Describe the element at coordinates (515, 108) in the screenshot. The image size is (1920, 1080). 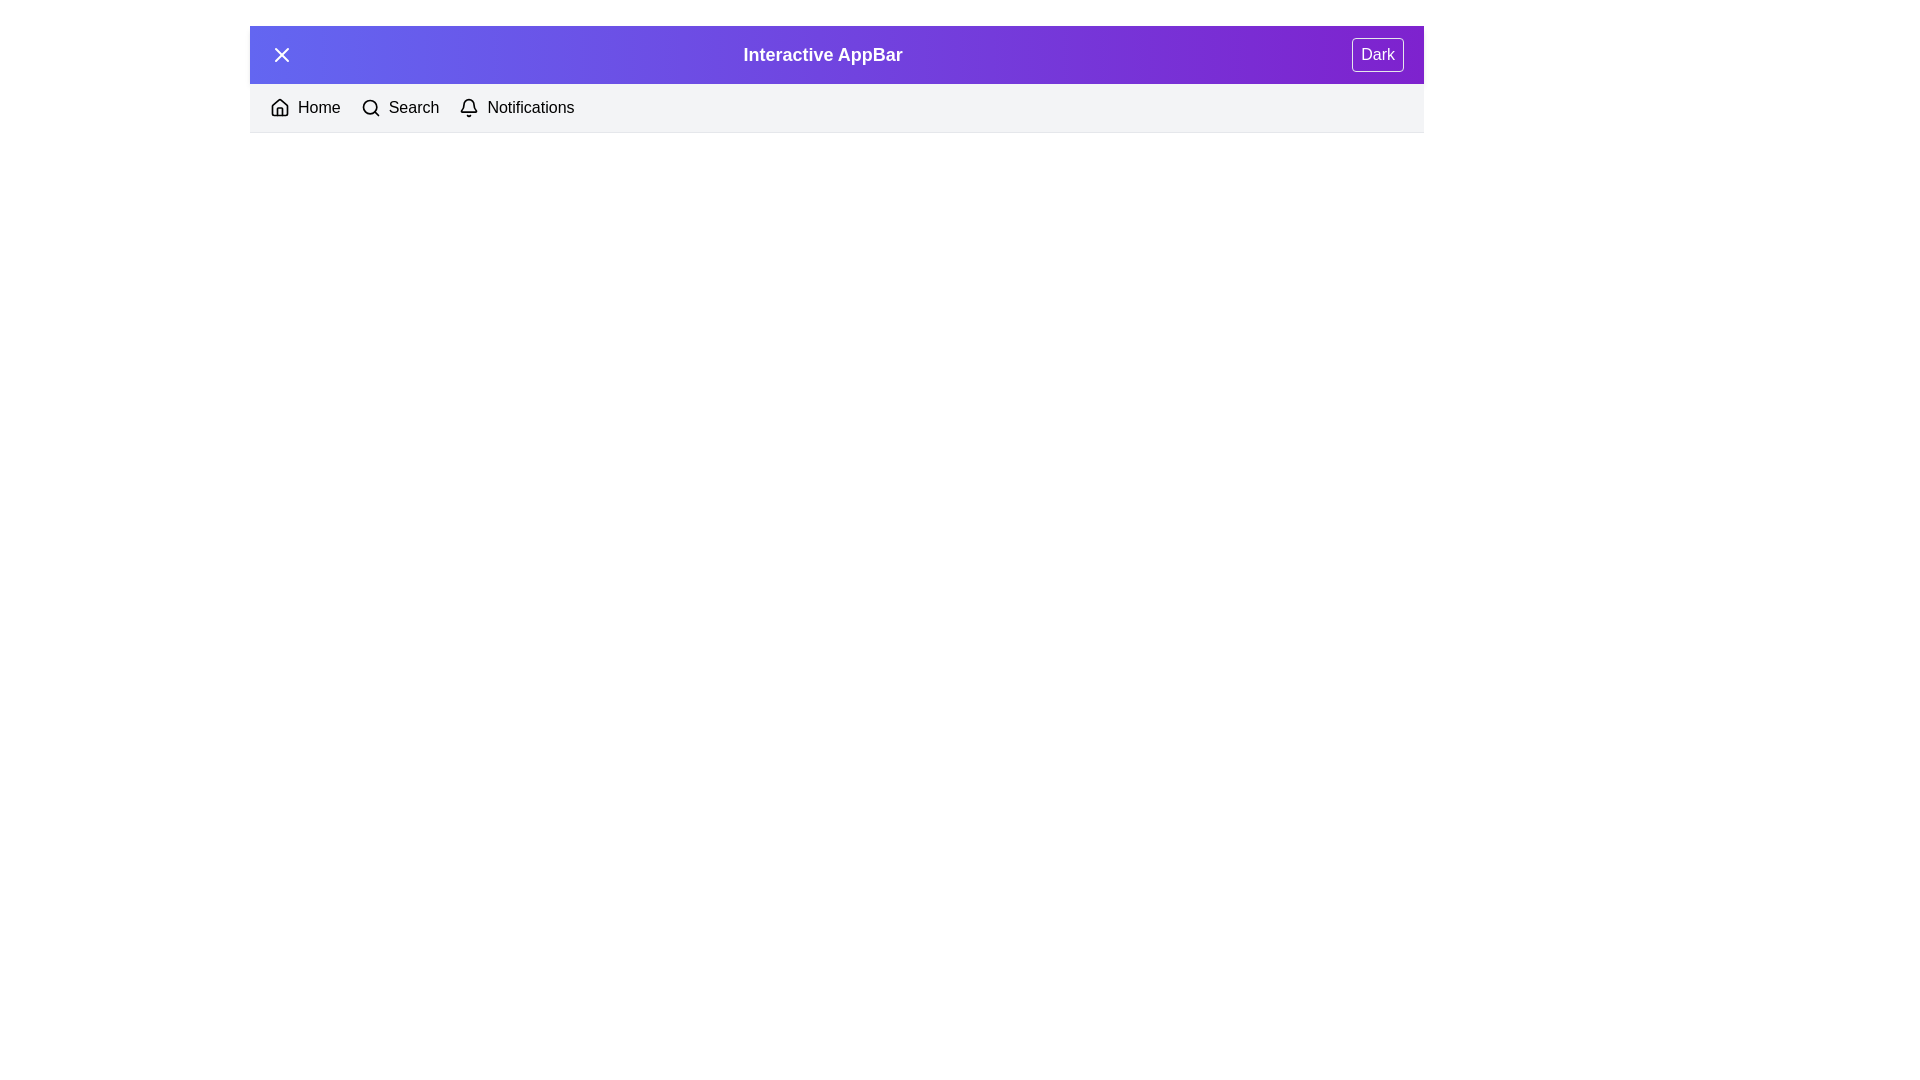
I see `the Notifications button in the navigation bar` at that location.